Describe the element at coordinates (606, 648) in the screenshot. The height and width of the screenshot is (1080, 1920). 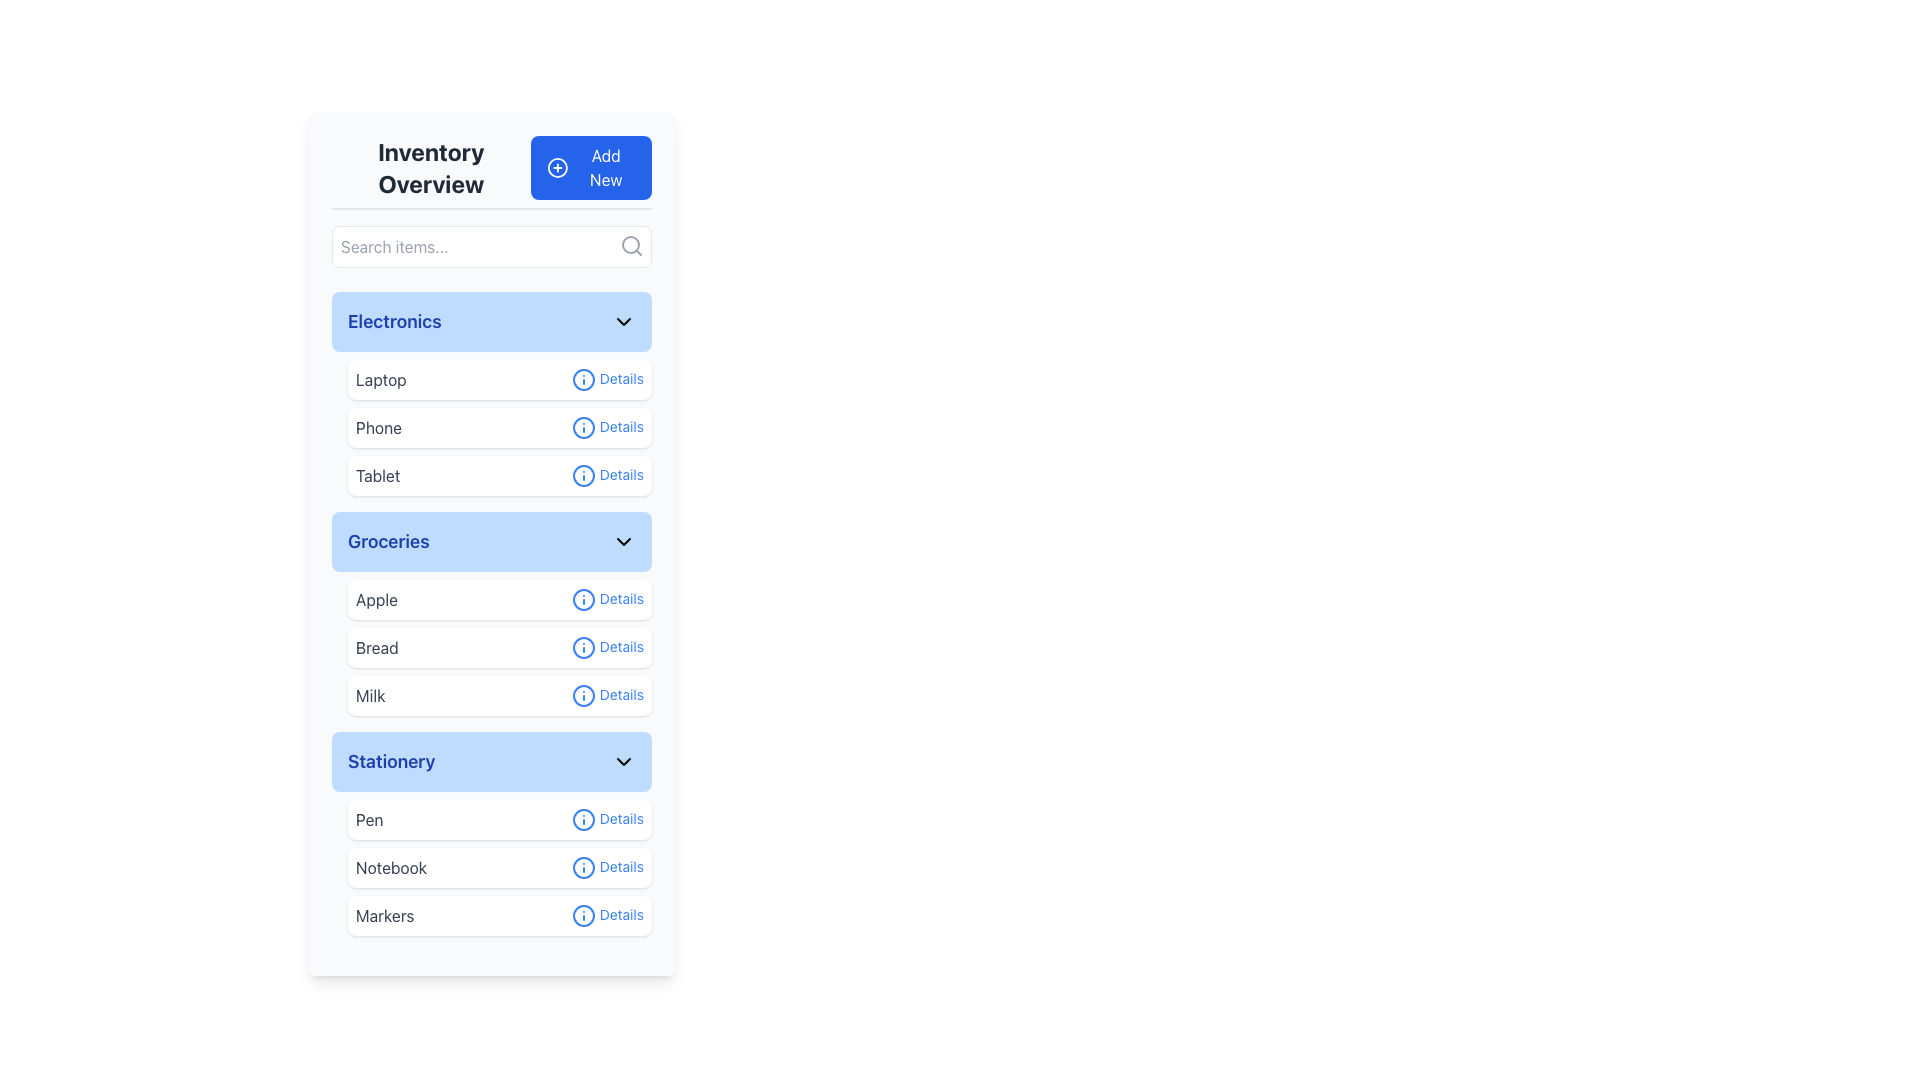
I see `the link or button next to the text 'Bread' in the 'Groceries' section` at that location.